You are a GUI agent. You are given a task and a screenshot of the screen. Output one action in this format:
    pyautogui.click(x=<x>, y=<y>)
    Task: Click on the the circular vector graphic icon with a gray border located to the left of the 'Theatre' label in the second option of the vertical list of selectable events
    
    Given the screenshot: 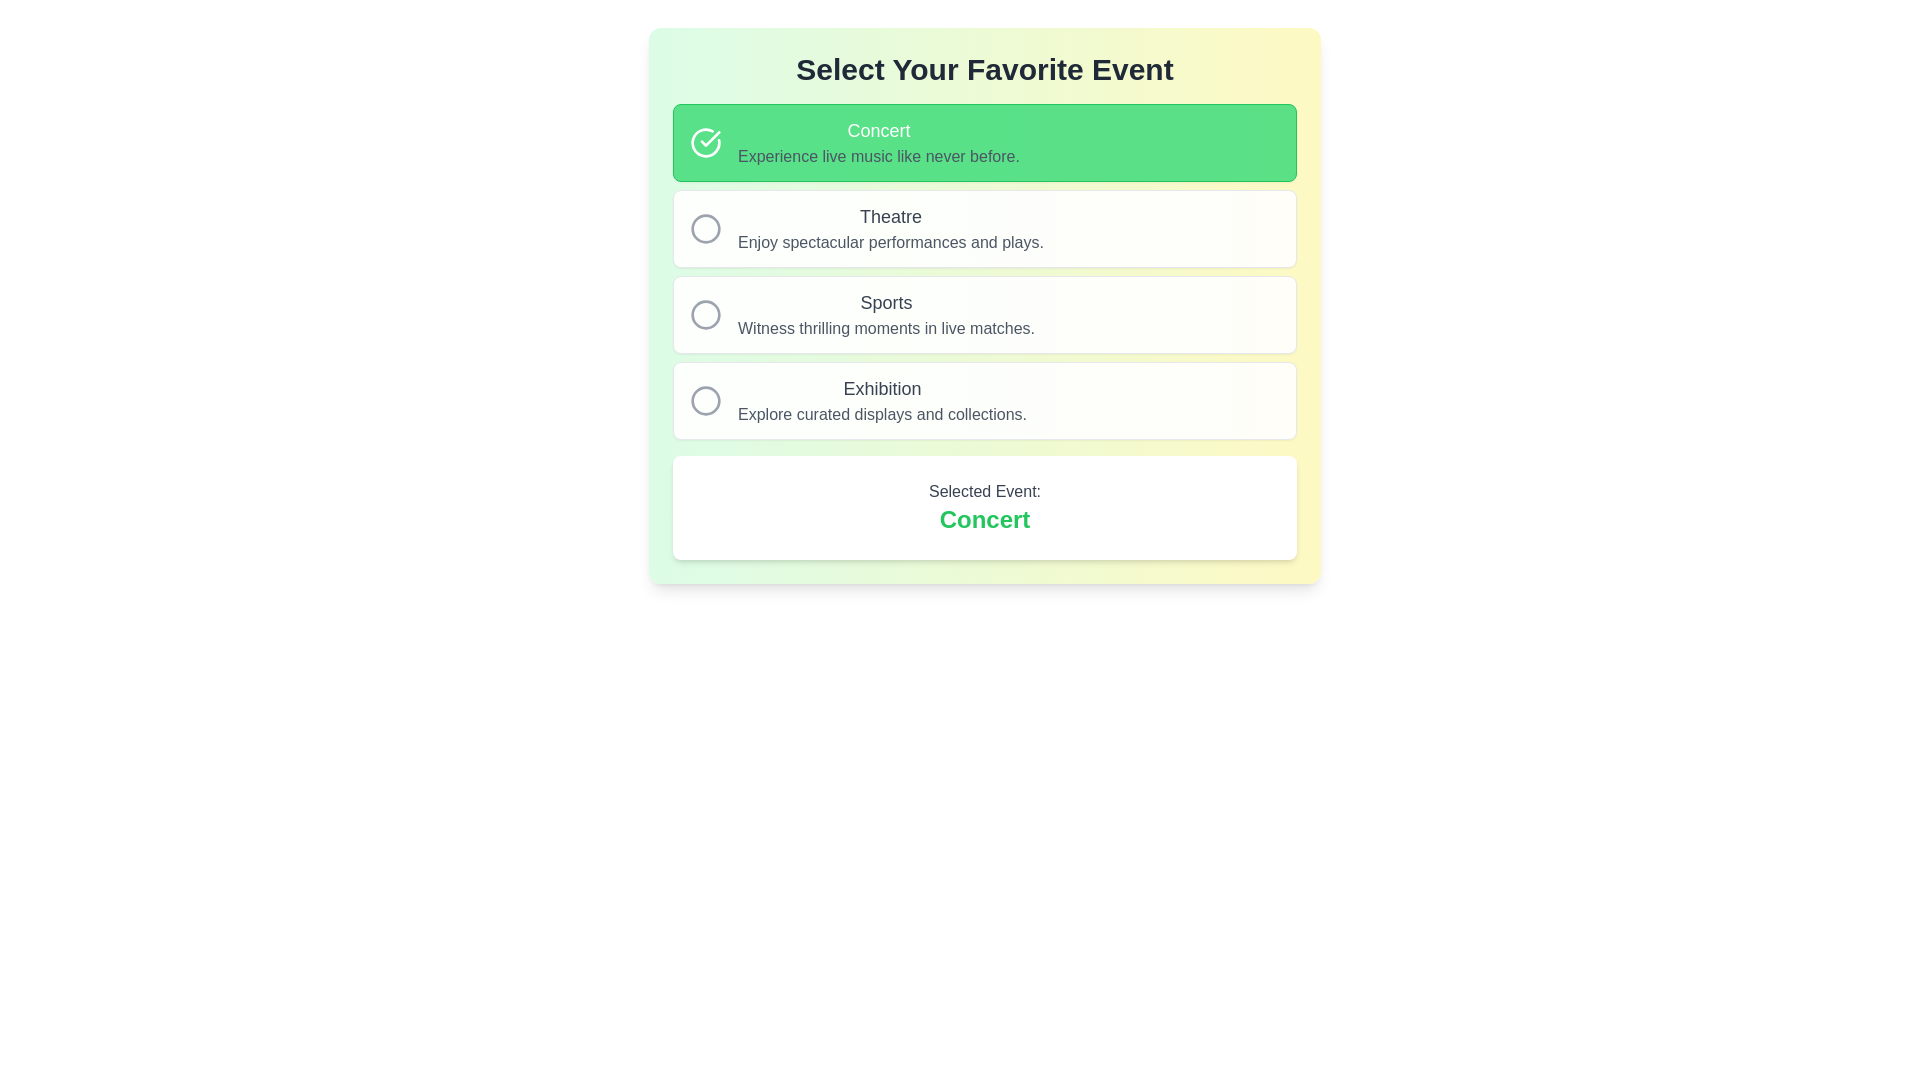 What is the action you would take?
    pyautogui.click(x=705, y=227)
    